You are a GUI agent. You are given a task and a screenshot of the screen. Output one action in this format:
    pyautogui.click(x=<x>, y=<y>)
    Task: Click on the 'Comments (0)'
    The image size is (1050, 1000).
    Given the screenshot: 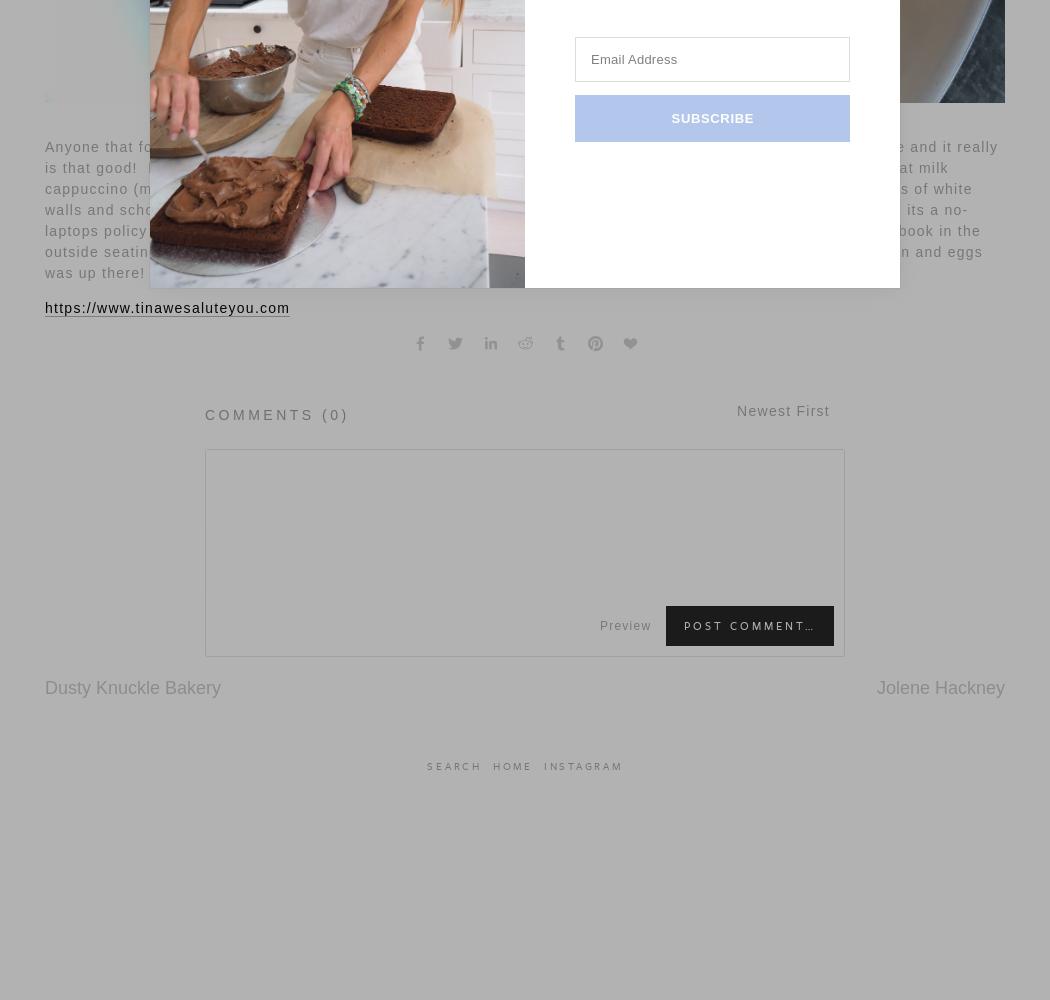 What is the action you would take?
    pyautogui.click(x=275, y=414)
    